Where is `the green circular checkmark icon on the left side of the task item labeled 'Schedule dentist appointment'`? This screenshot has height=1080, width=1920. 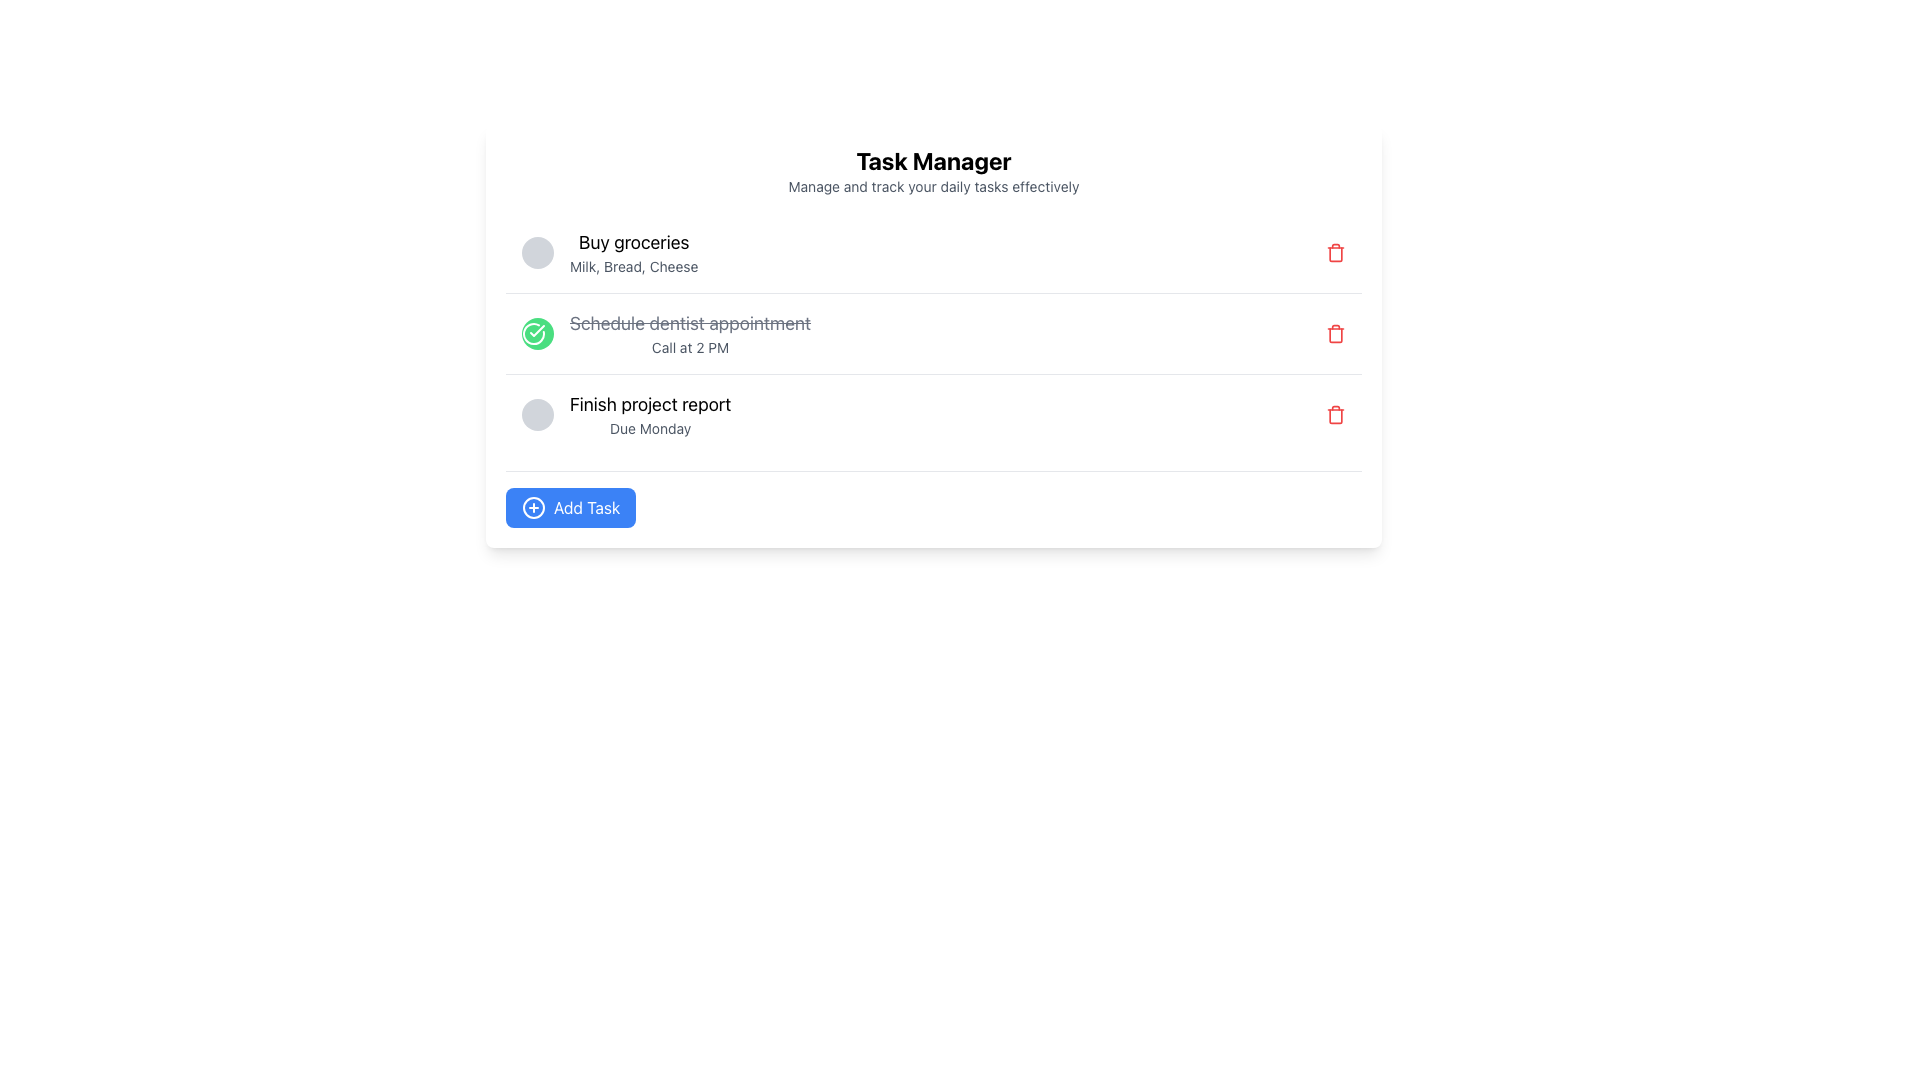 the green circular checkmark icon on the left side of the task item labeled 'Schedule dentist appointment' is located at coordinates (666, 333).